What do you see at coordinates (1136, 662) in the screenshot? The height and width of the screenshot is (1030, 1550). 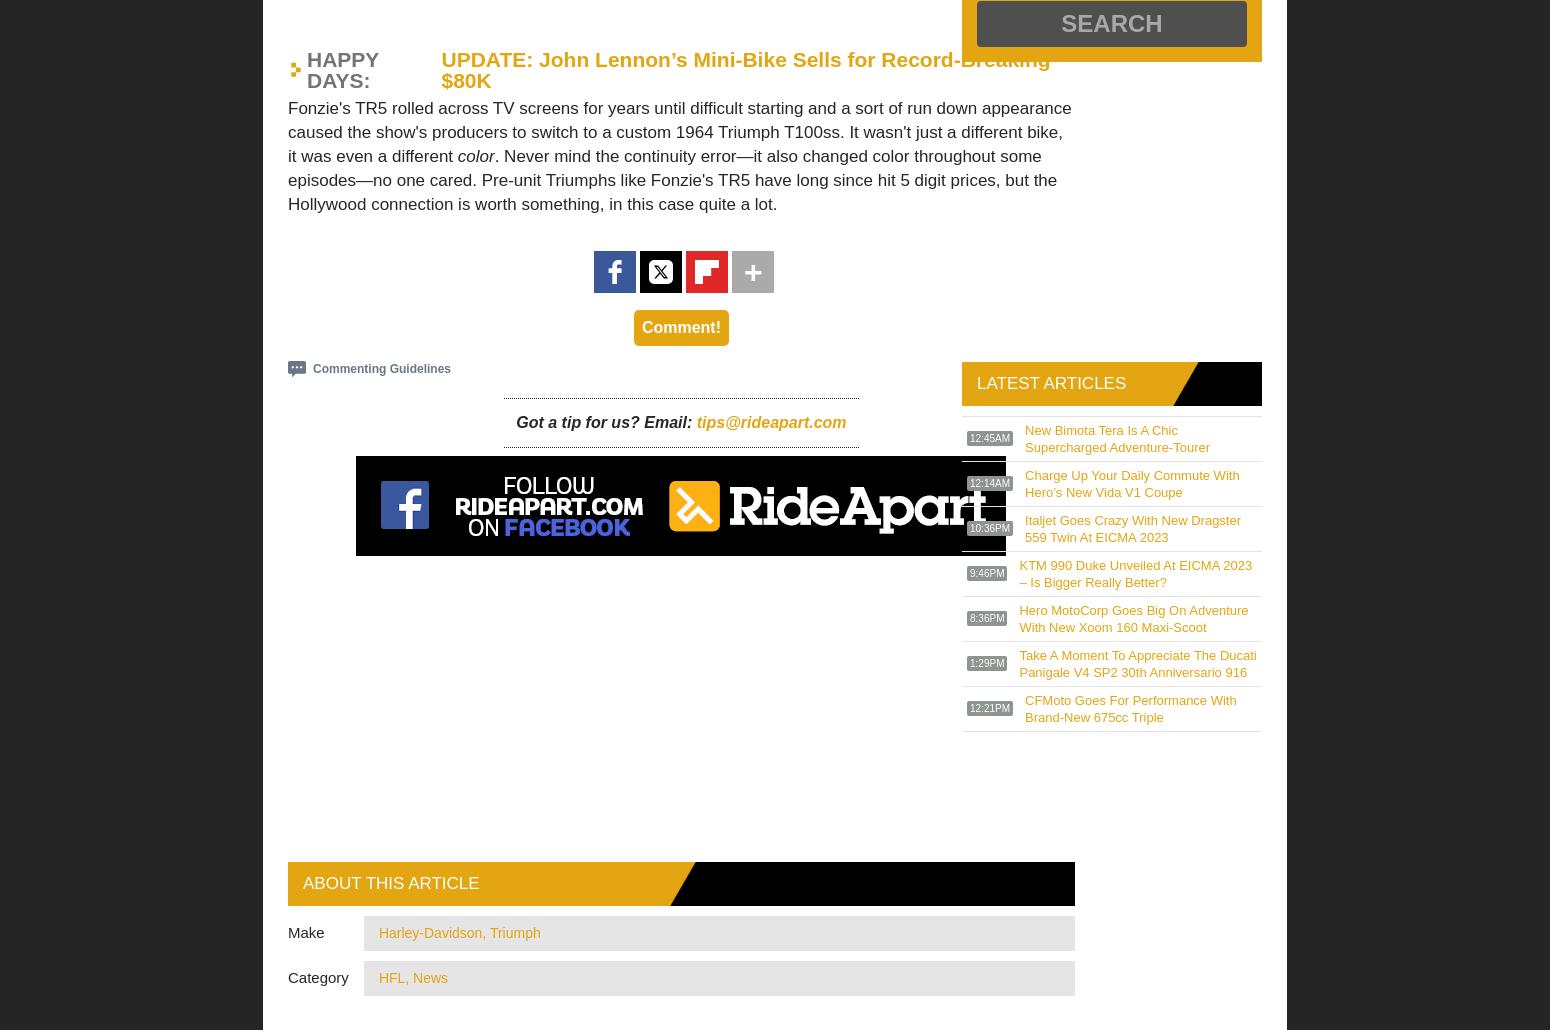 I see `'Take A Moment To Appreciate The Ducati Panigale V4 SP2 30th Anniversario 916'` at bounding box center [1136, 662].